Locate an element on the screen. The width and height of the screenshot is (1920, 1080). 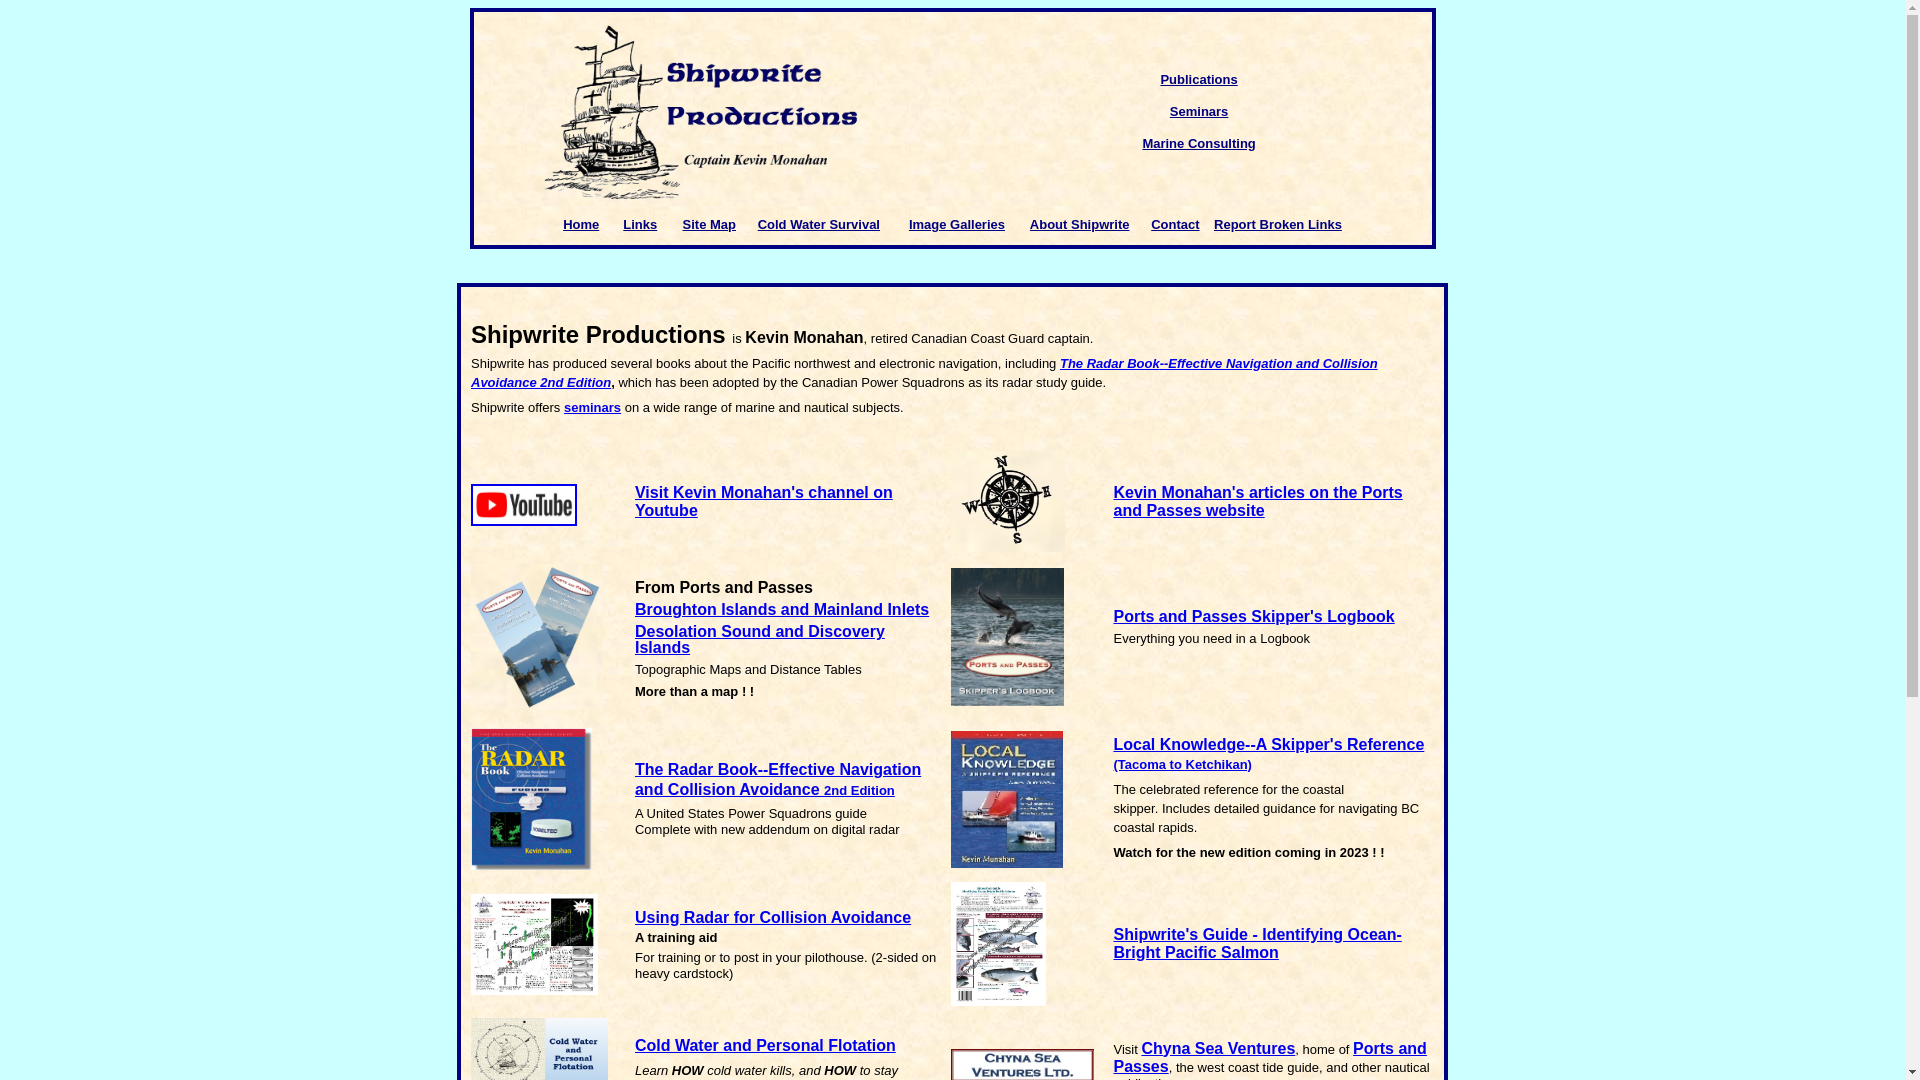
'seminars' is located at coordinates (591, 406).